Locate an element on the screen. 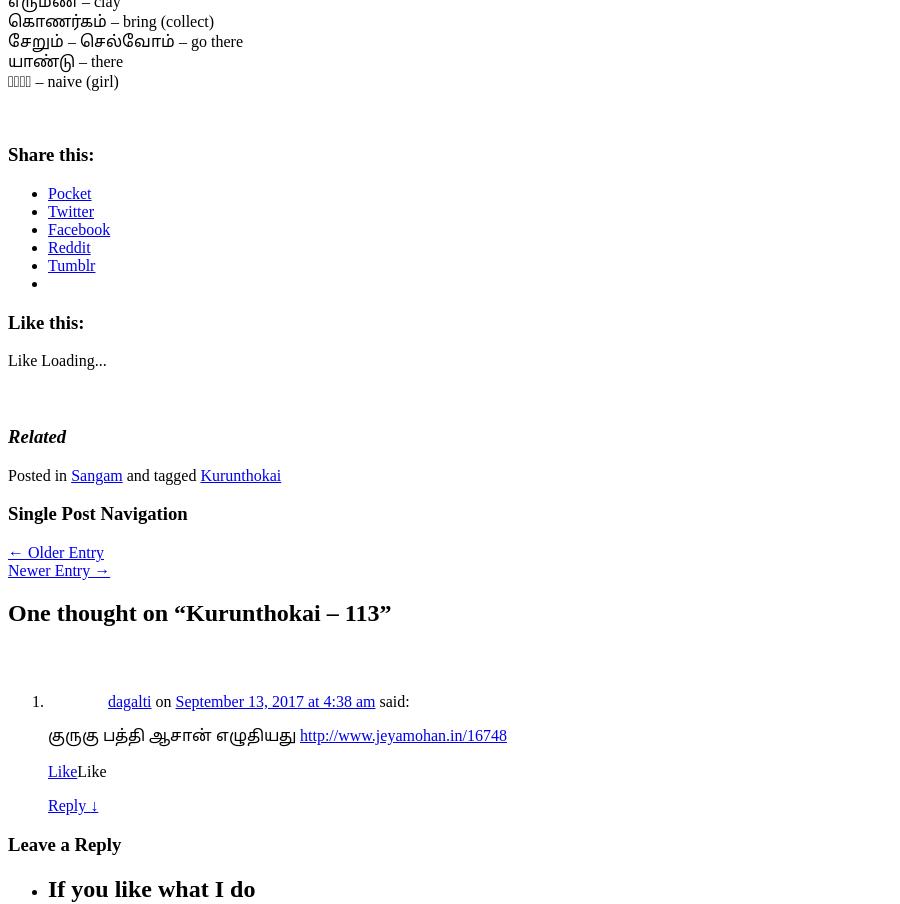 Image resolution: width=900 pixels, height=904 pixels. 'Kurunthokai – 113' is located at coordinates (186, 612).